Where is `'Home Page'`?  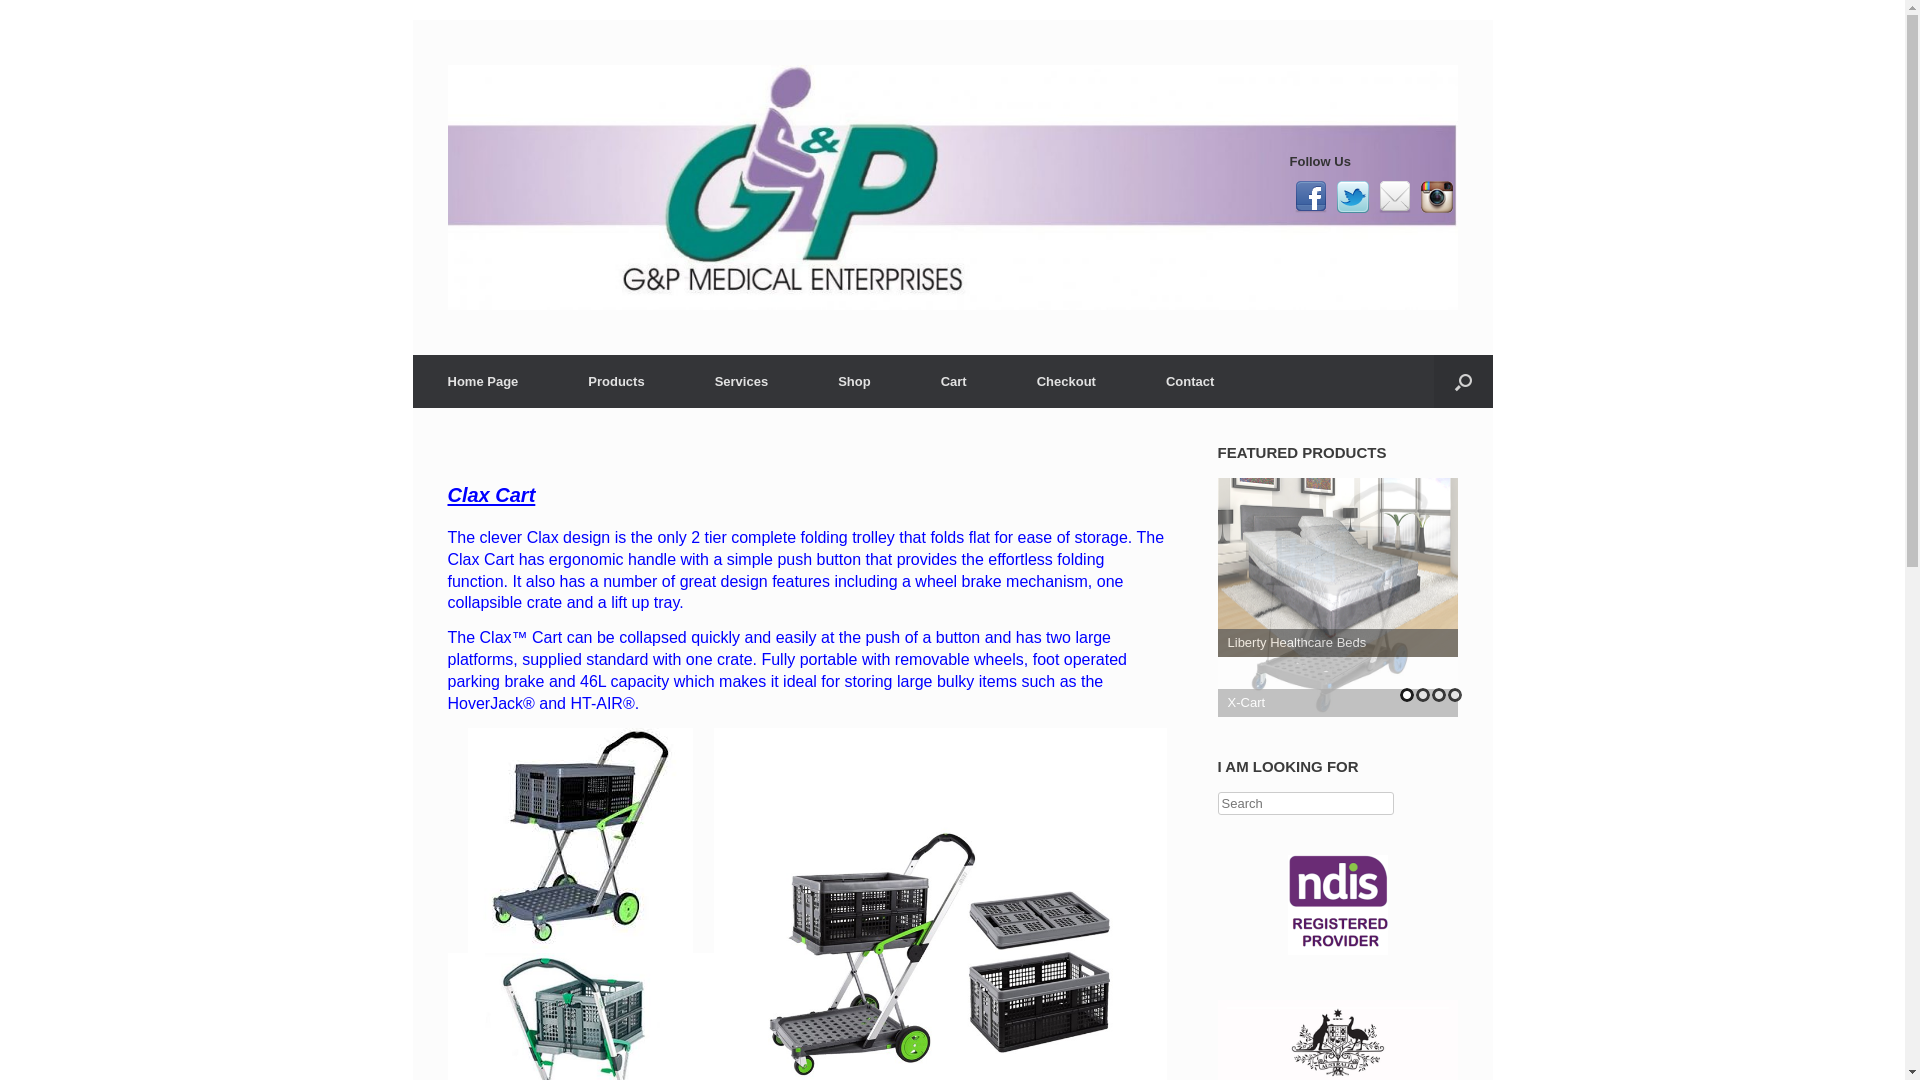 'Home Page' is located at coordinates (411, 381).